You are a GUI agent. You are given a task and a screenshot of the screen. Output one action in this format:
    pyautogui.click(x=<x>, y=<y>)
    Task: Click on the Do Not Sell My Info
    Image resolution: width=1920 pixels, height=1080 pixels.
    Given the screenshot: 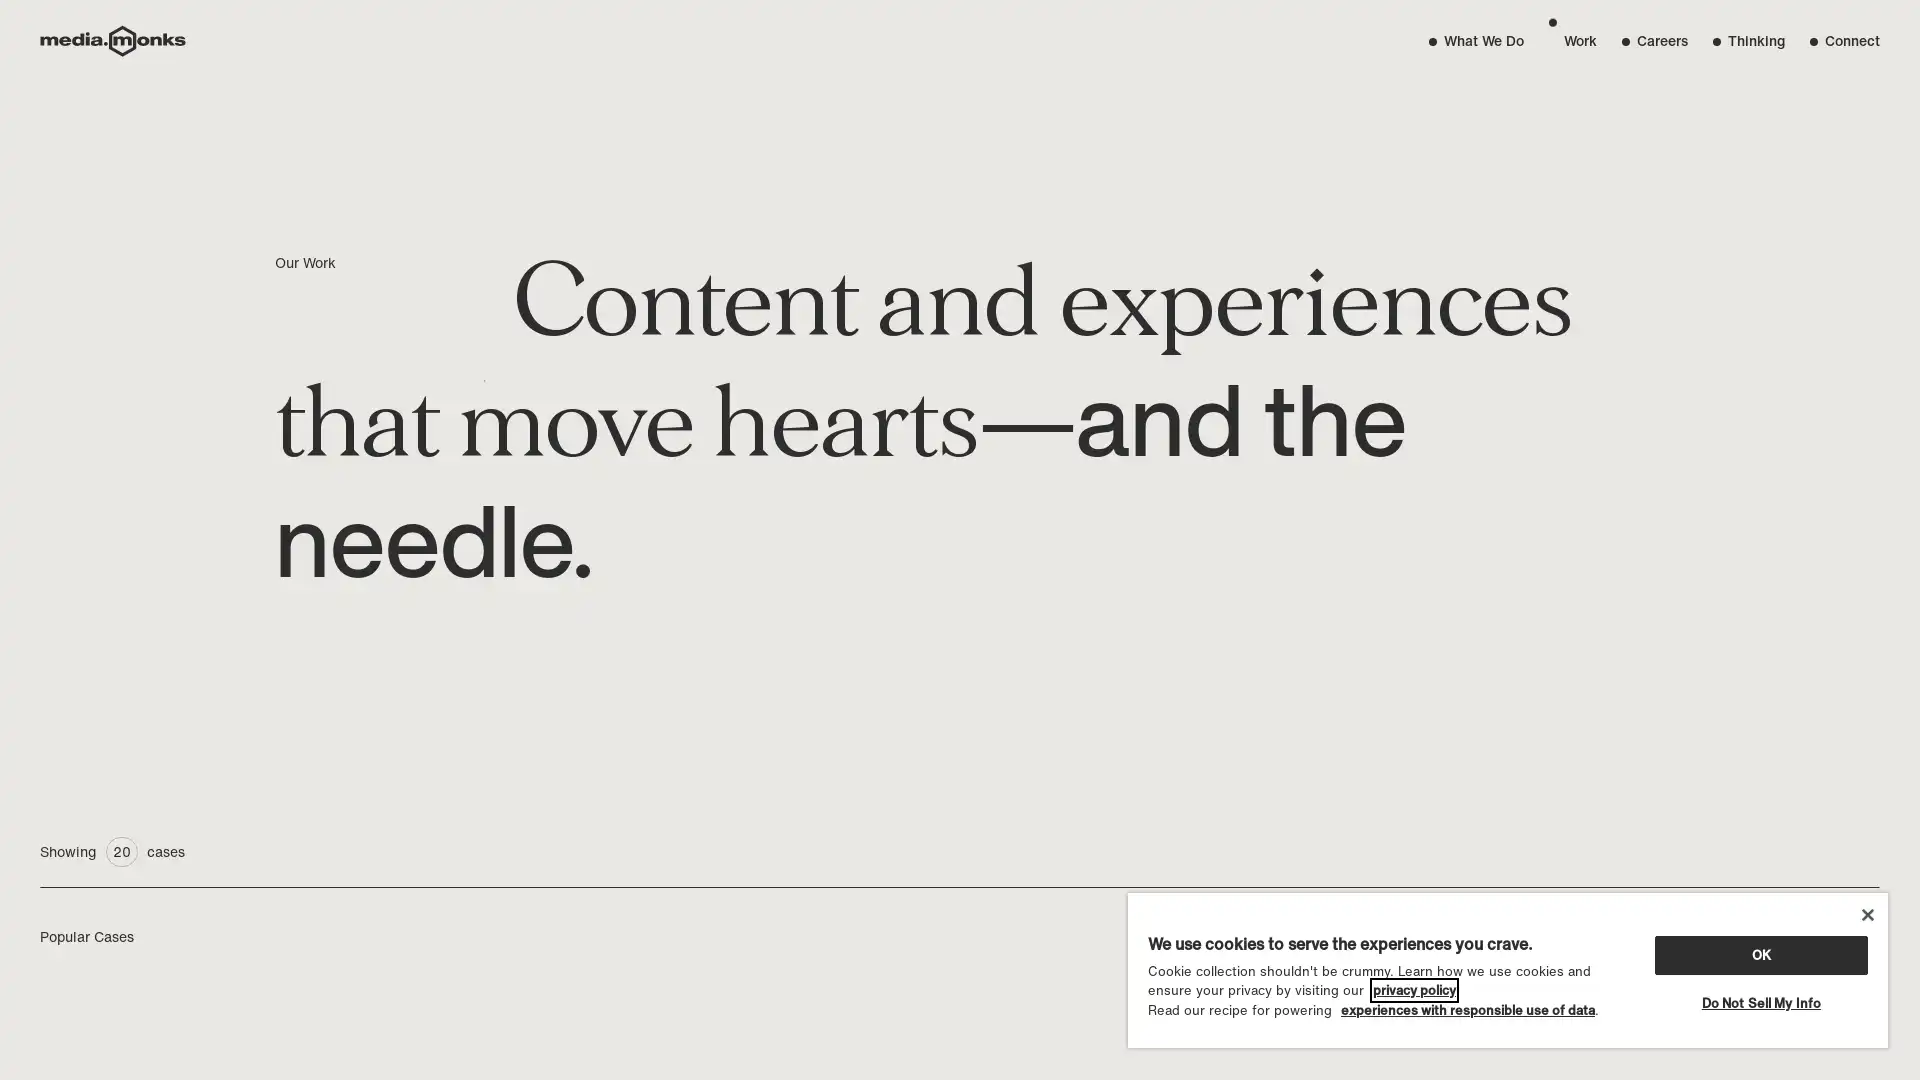 What is the action you would take?
    pyautogui.click(x=1760, y=1002)
    